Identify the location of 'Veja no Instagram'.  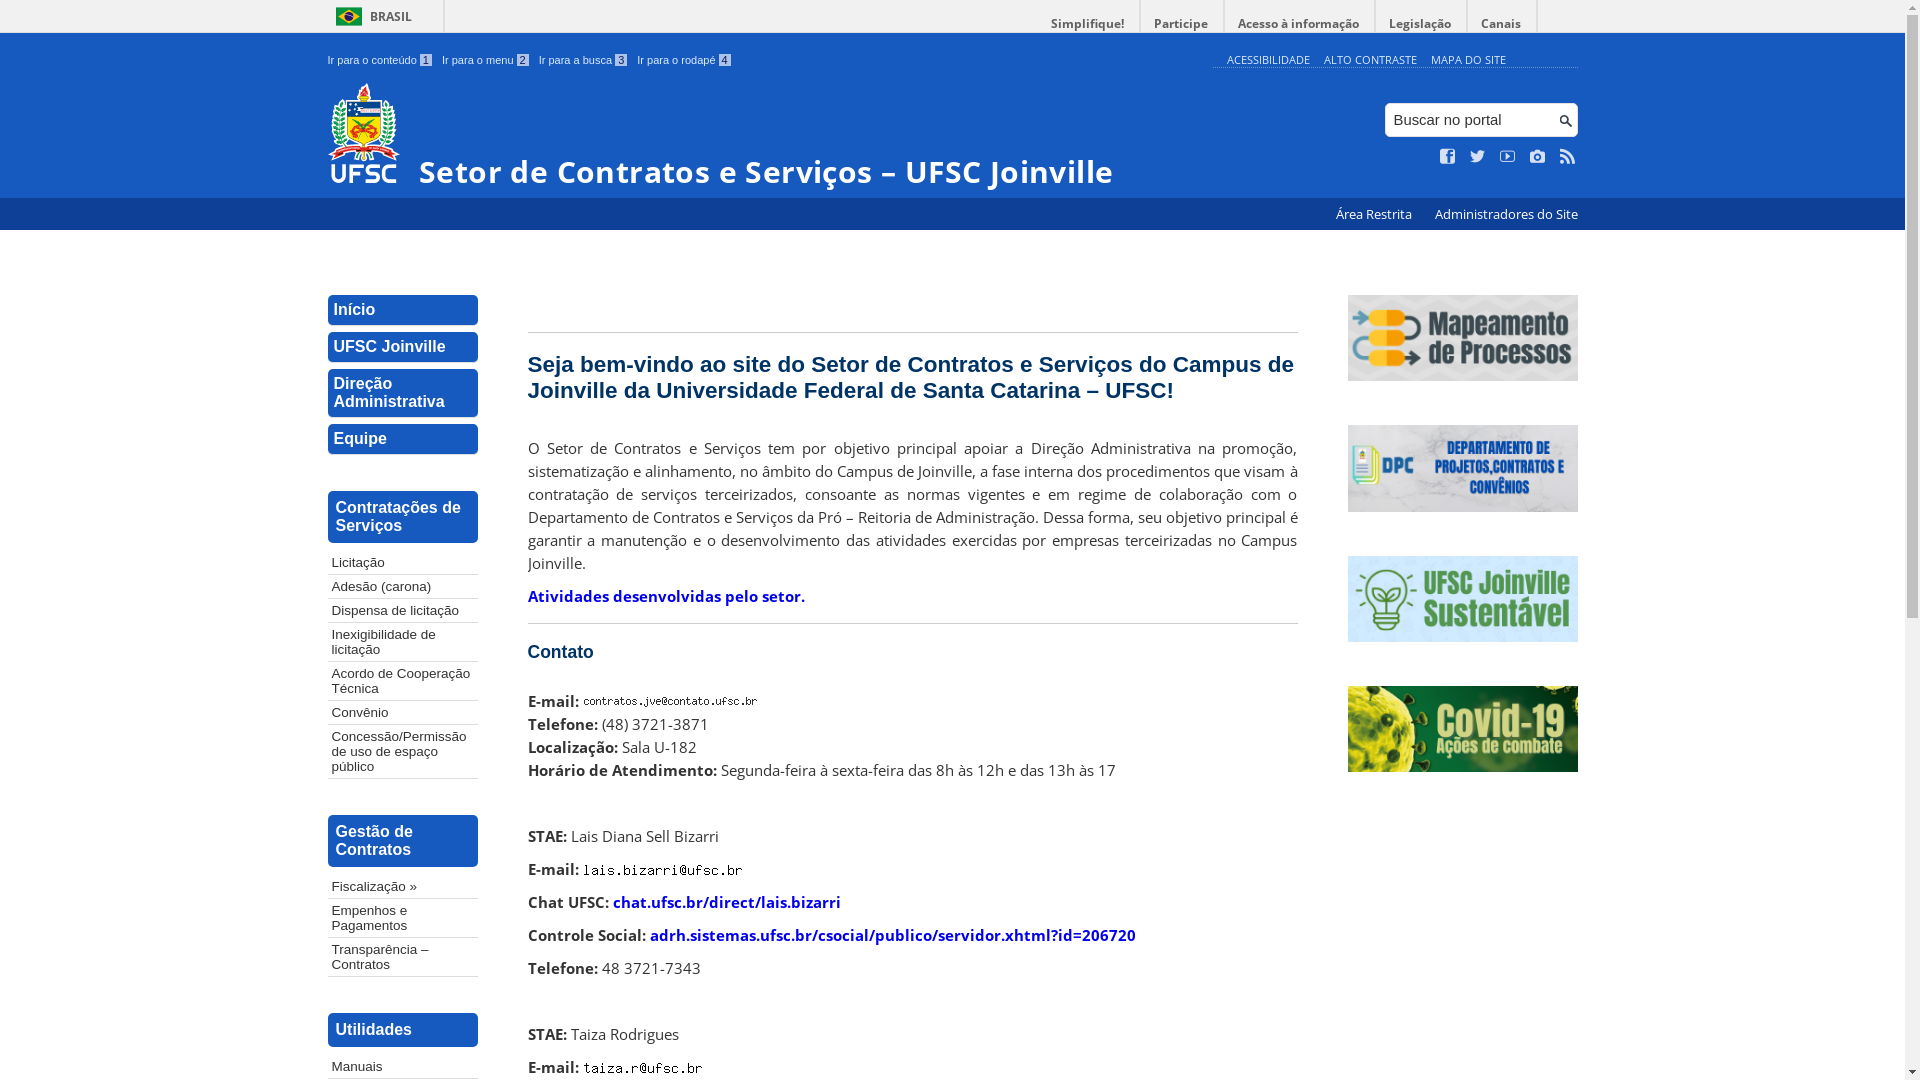
(1536, 156).